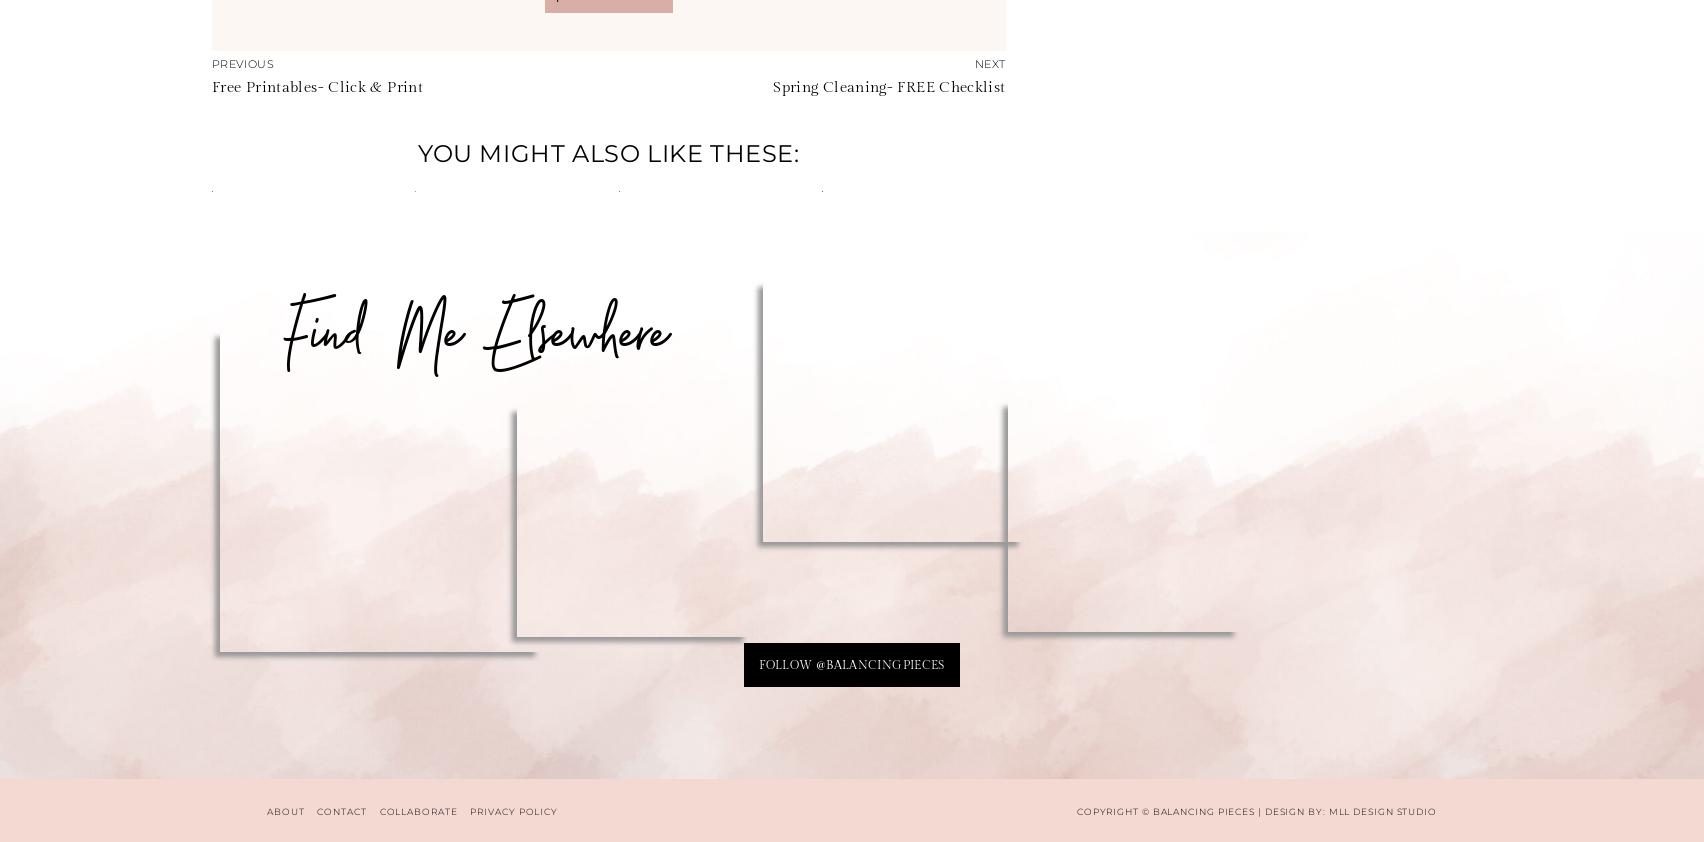 This screenshot has height=842, width=1704. Describe the element at coordinates (1291, 810) in the screenshot. I see `'|  Design By:'` at that location.